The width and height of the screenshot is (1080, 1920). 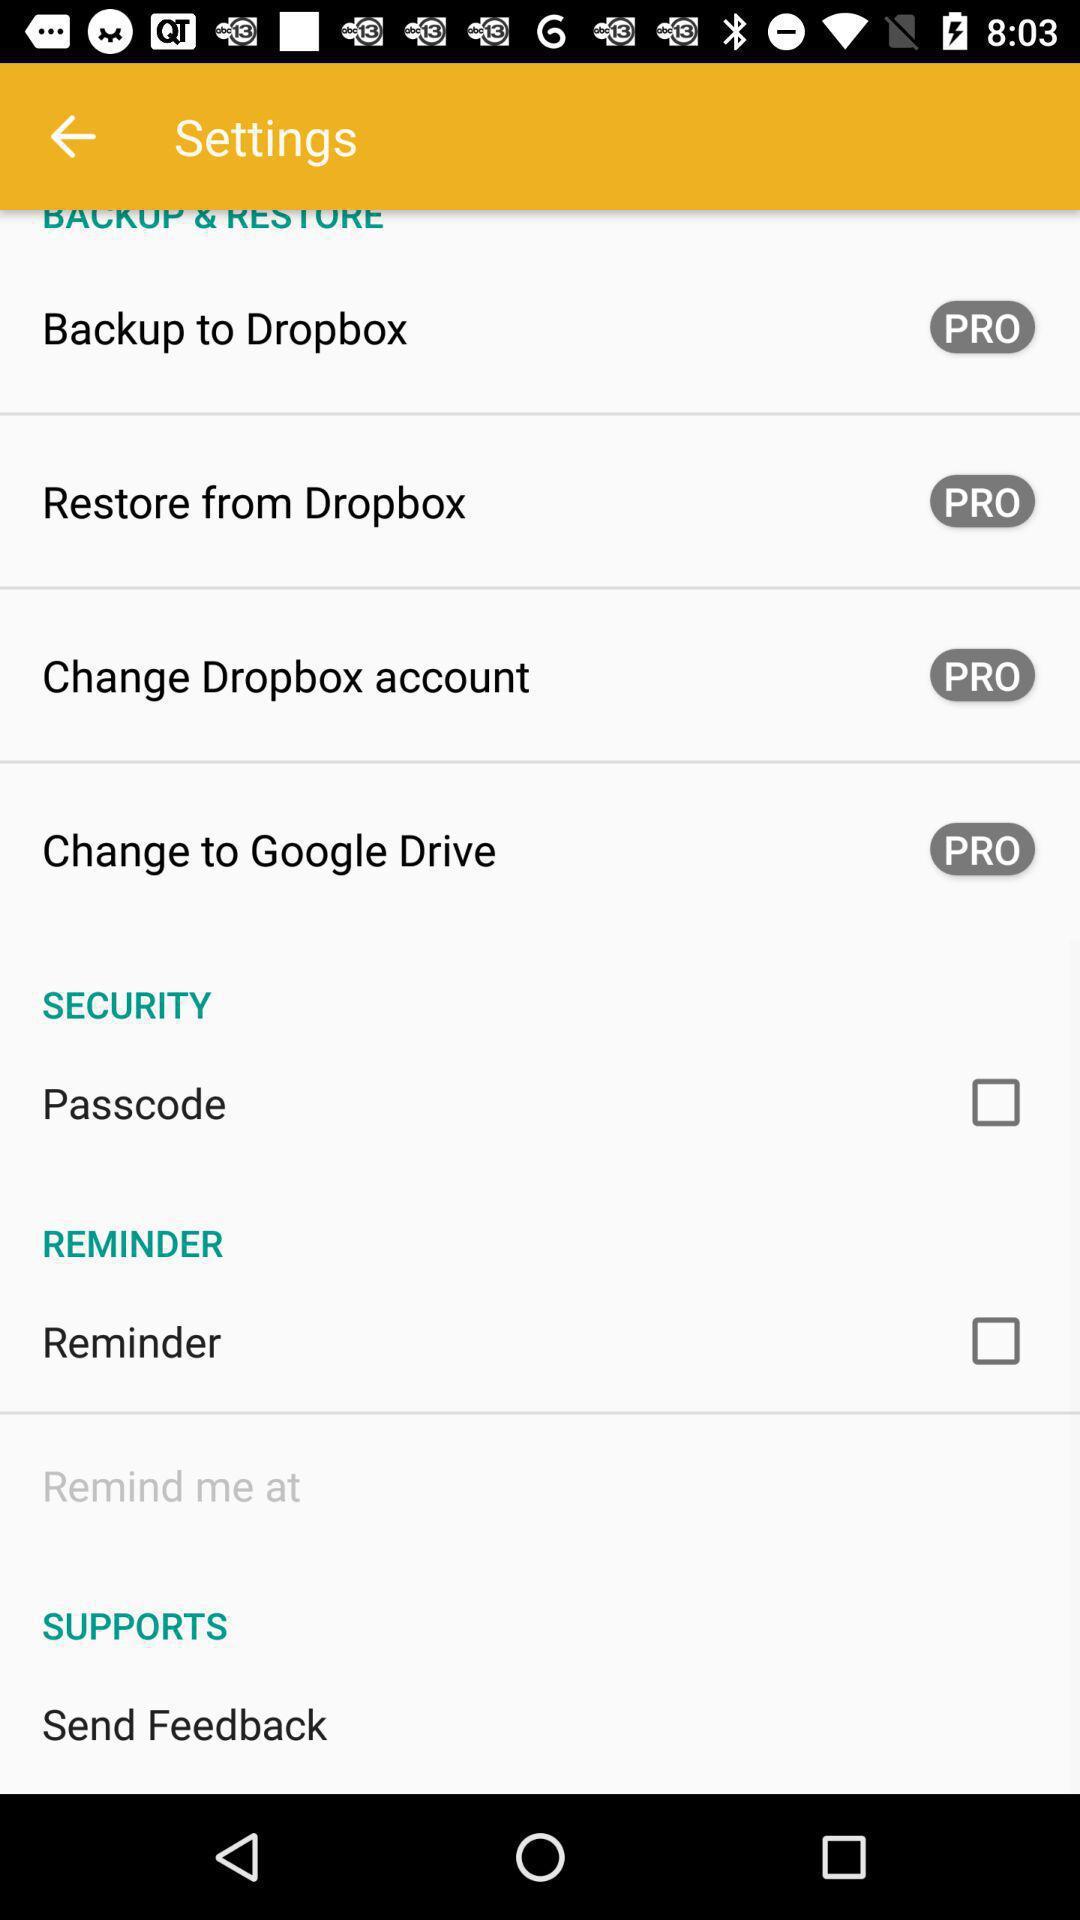 What do you see at coordinates (184, 1722) in the screenshot?
I see `send feedback icon` at bounding box center [184, 1722].